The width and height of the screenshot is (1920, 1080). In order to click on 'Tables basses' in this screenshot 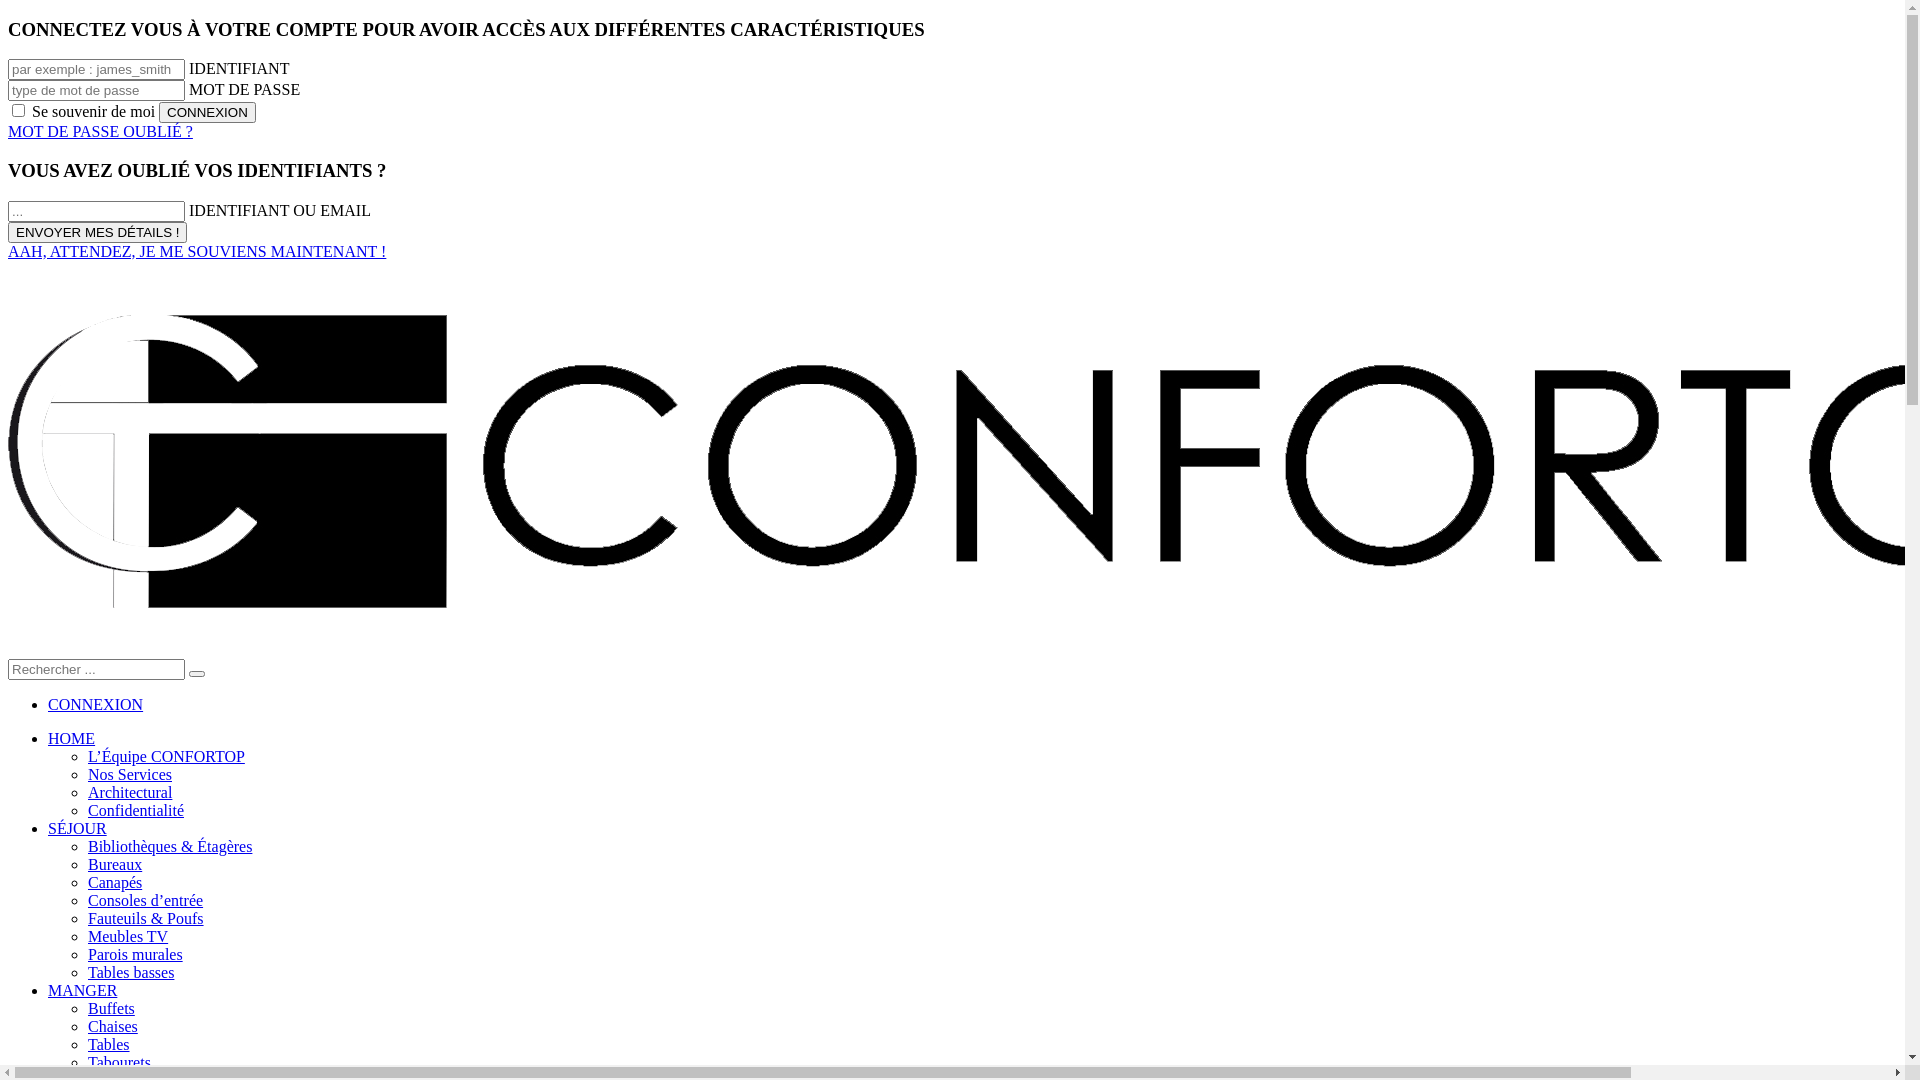, I will do `click(129, 971)`.